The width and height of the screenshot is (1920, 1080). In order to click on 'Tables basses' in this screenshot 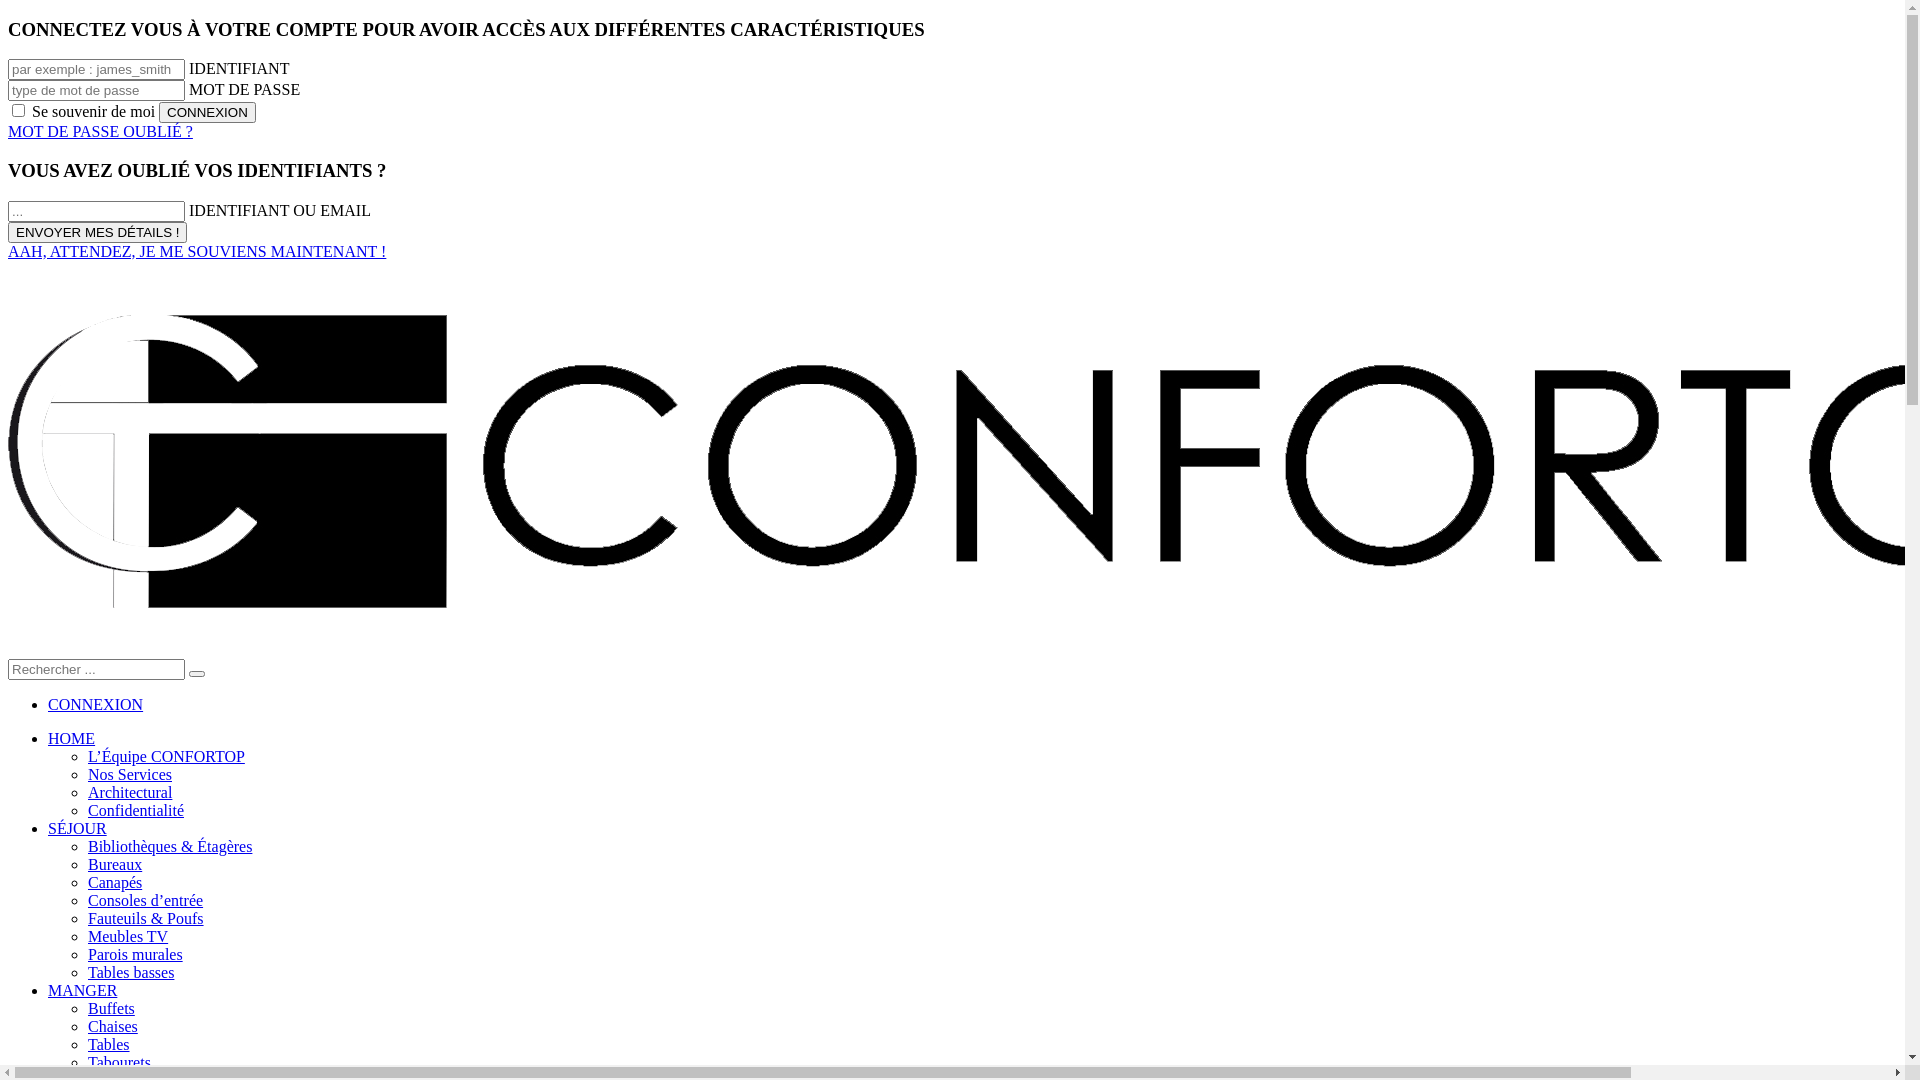, I will do `click(129, 971)`.